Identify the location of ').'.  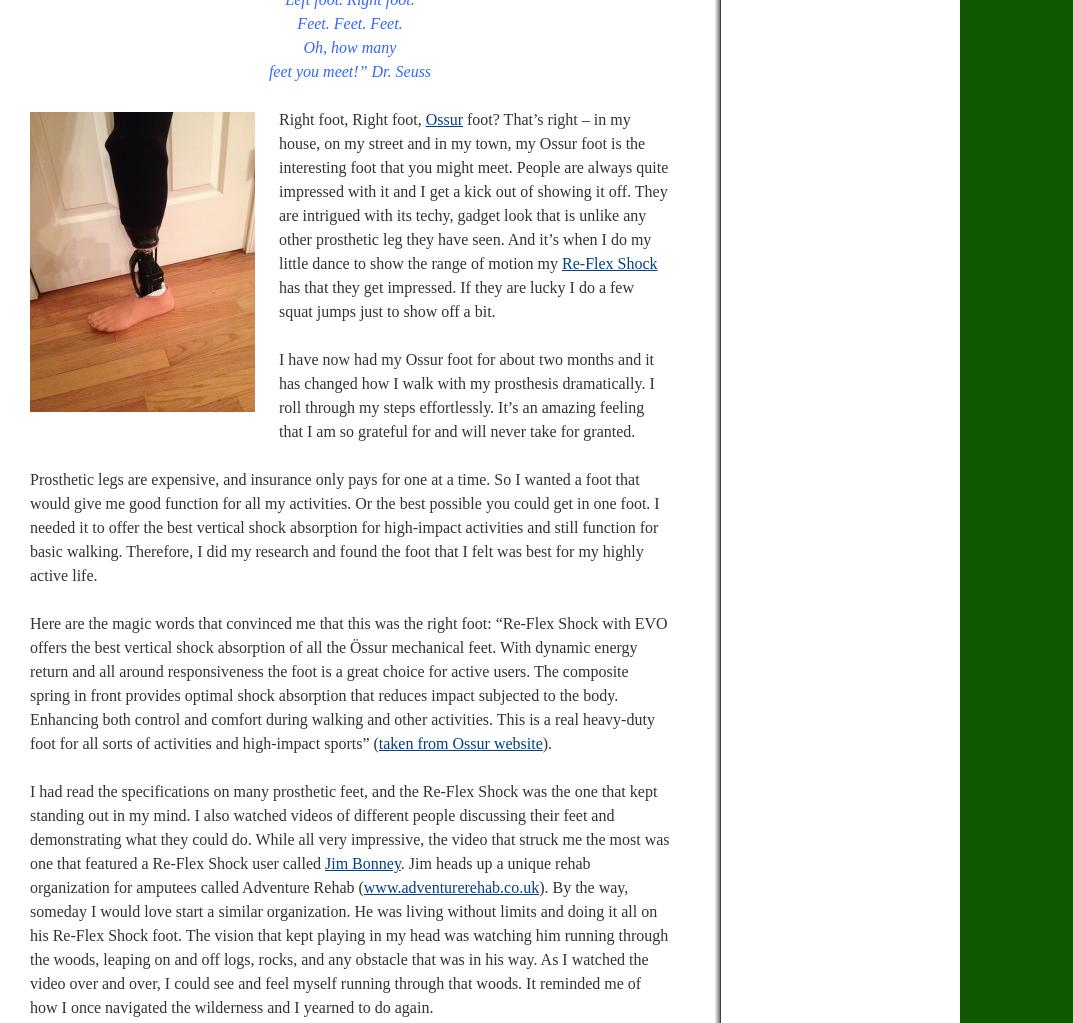
(541, 743).